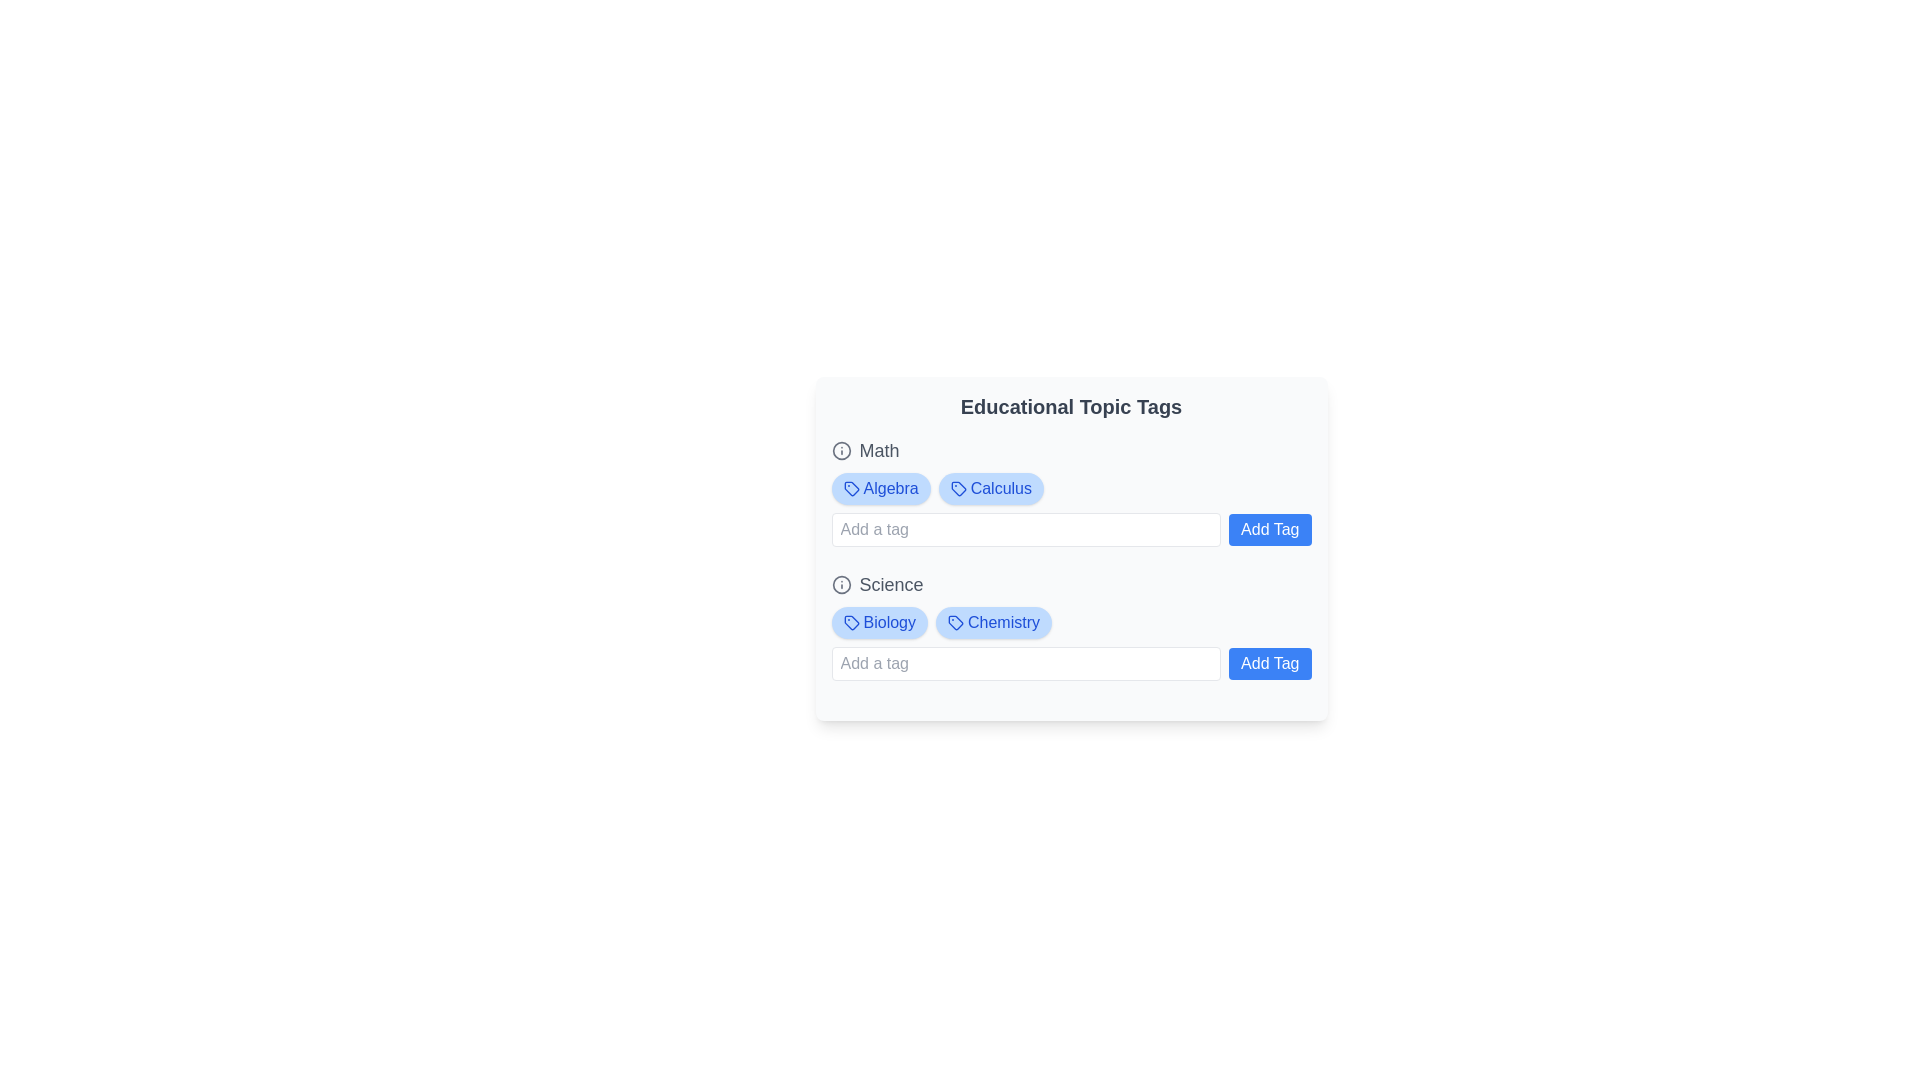 This screenshot has height=1080, width=1920. Describe the element at coordinates (880, 489) in the screenshot. I see `the blue rectangular pill-shaped tag labeled 'Algebra' located in the 'Math' category of the 'Educational Topic Tags' section` at that location.